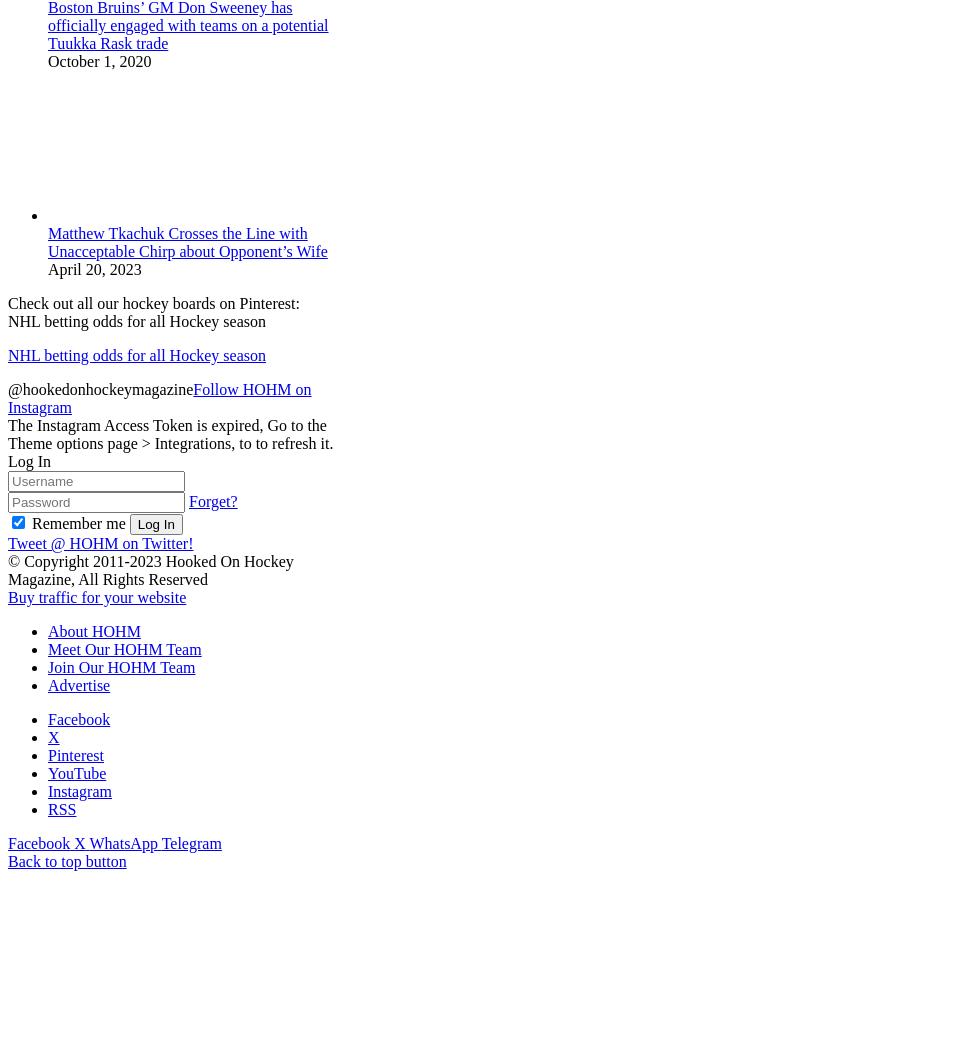 The width and height of the screenshot is (978, 1056). I want to click on 'Close', so click(26, 877).